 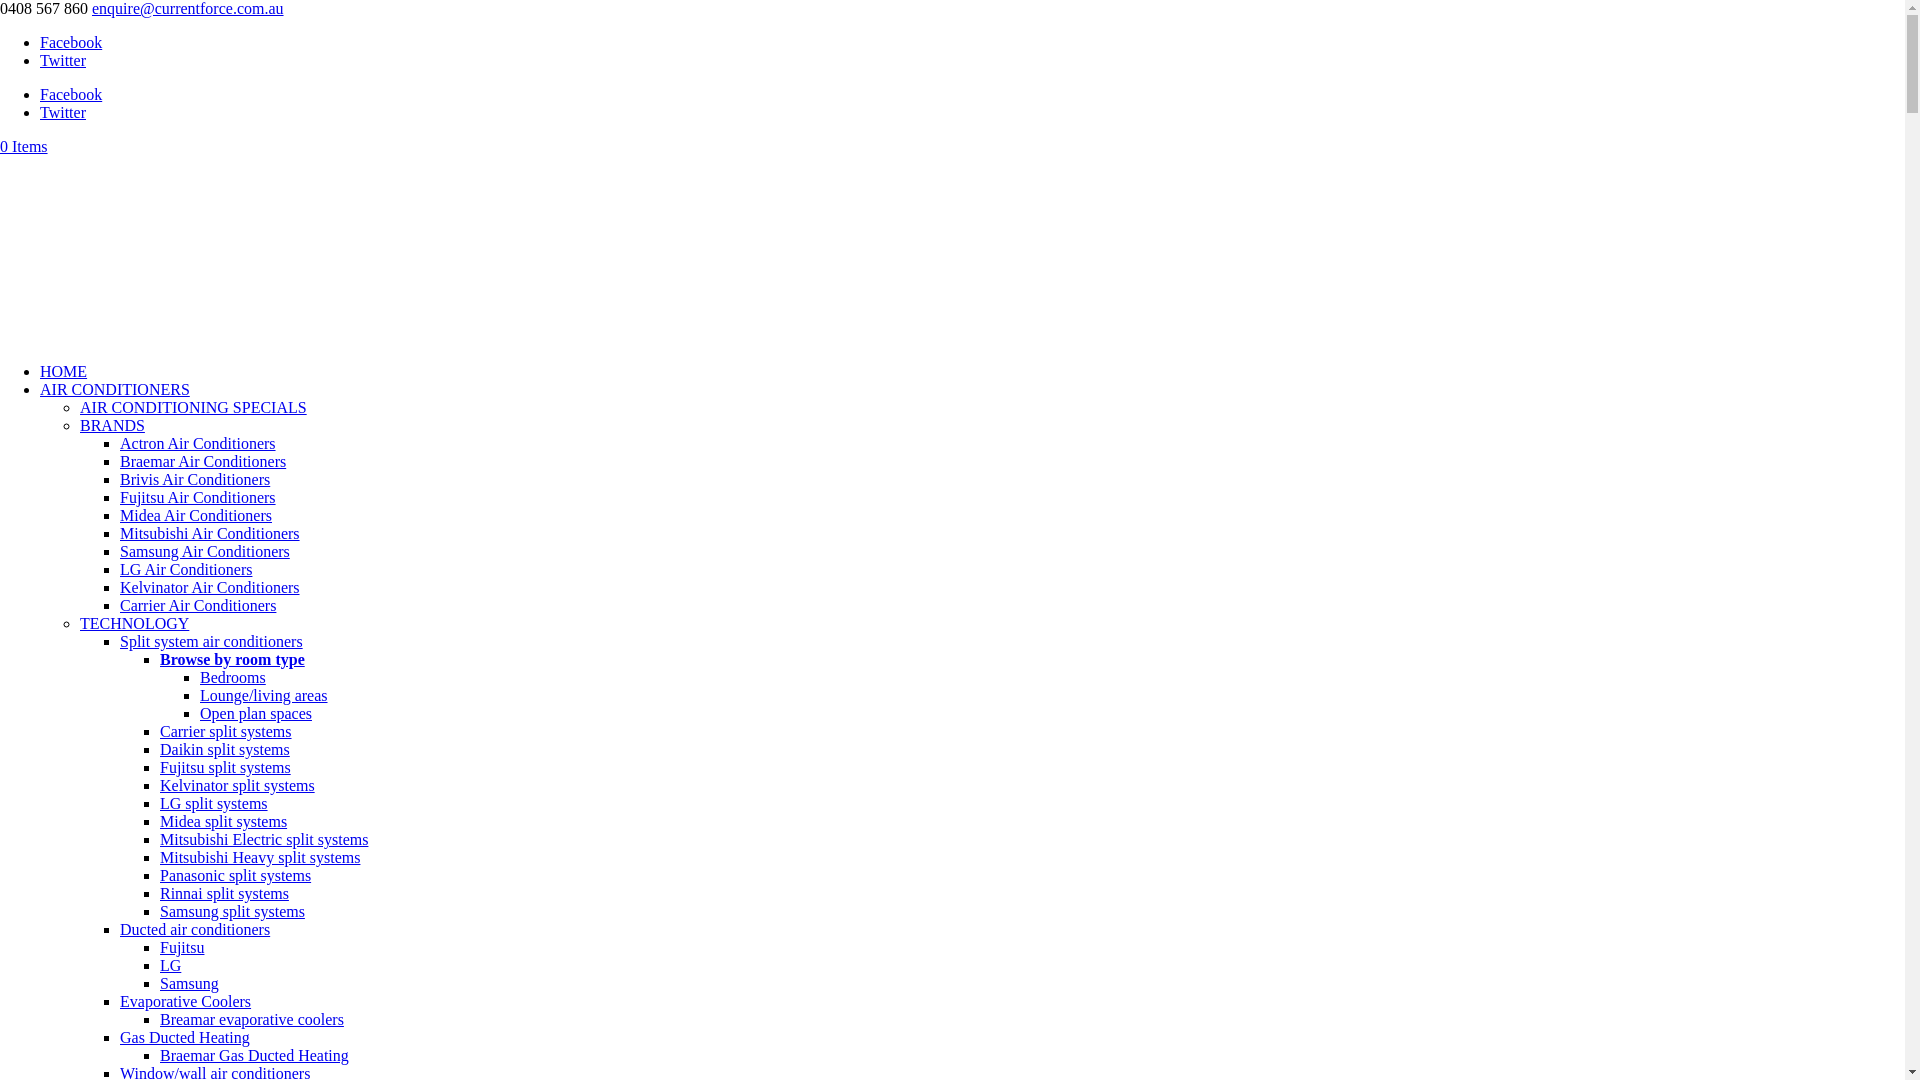 I want to click on 'TECHNOLOGY', so click(x=133, y=622).